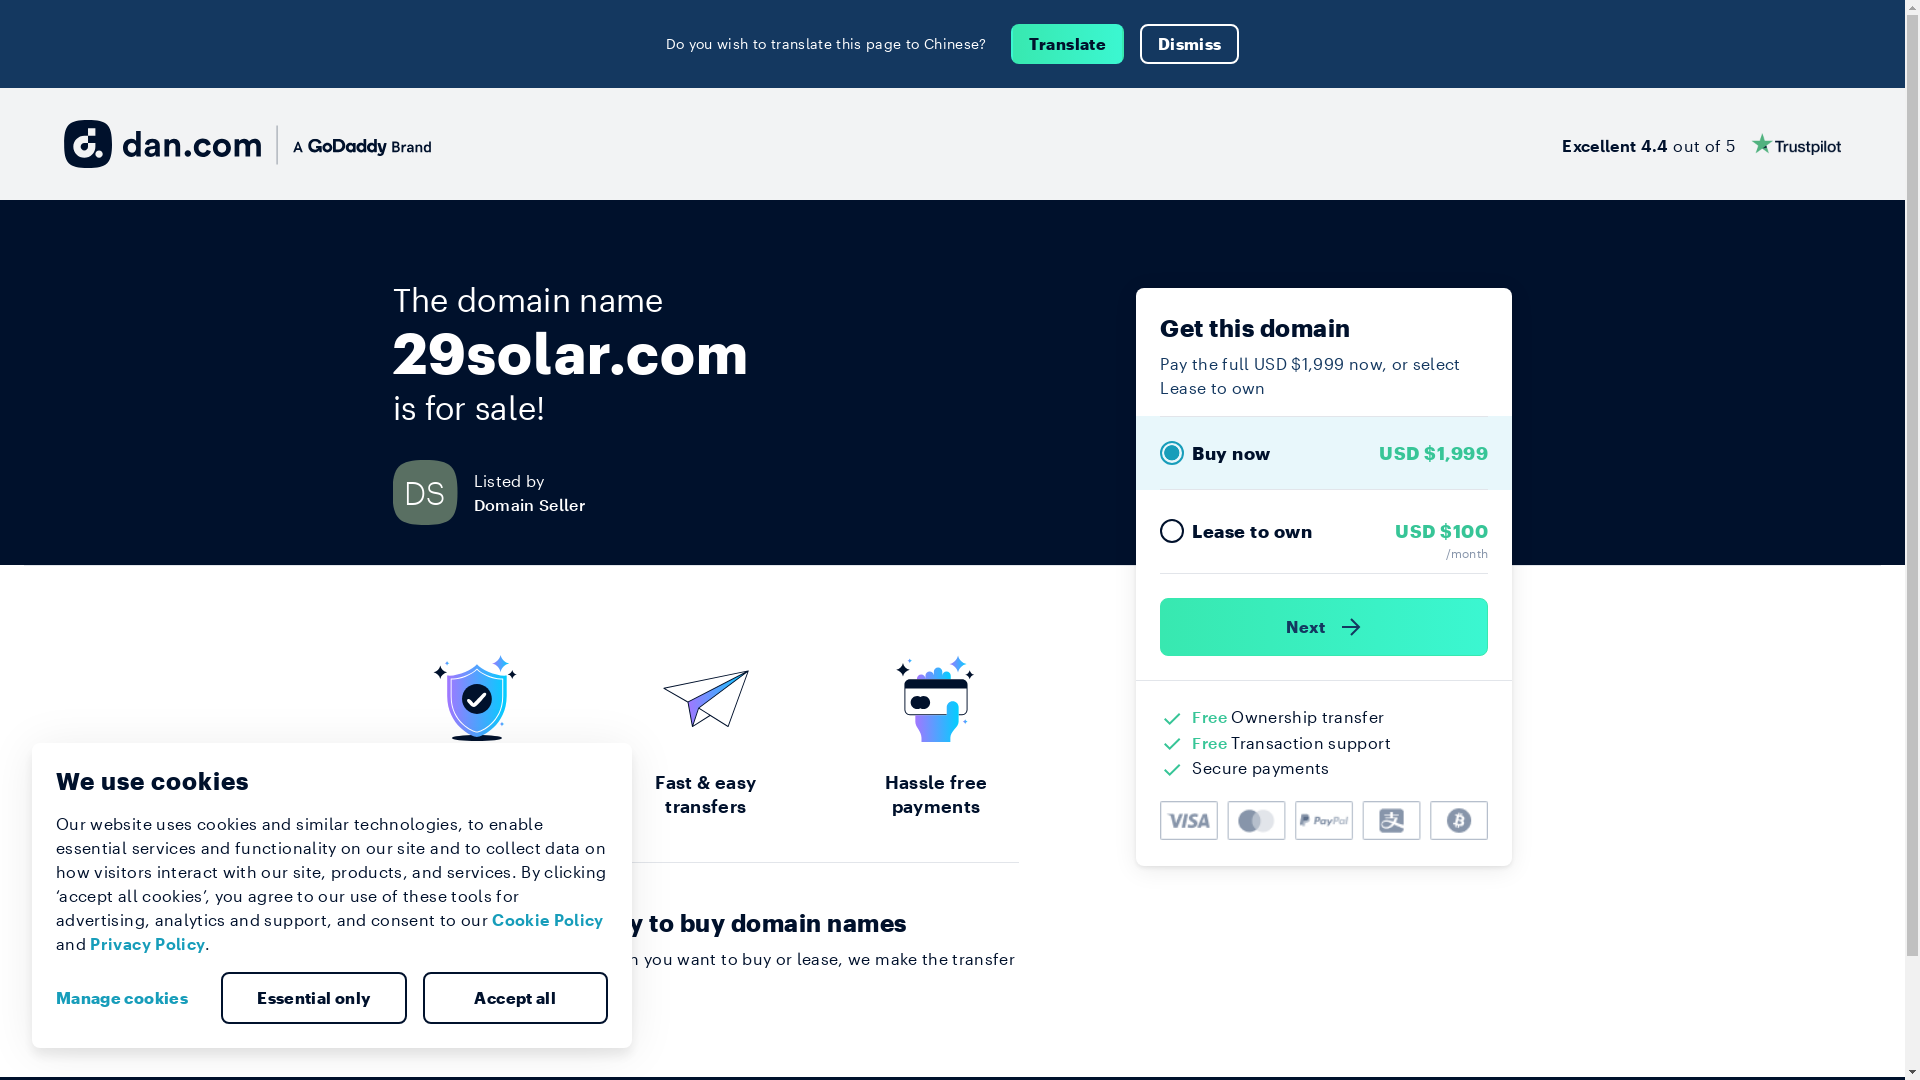 The image size is (1920, 1080). I want to click on 'Next, so click(1324, 626).